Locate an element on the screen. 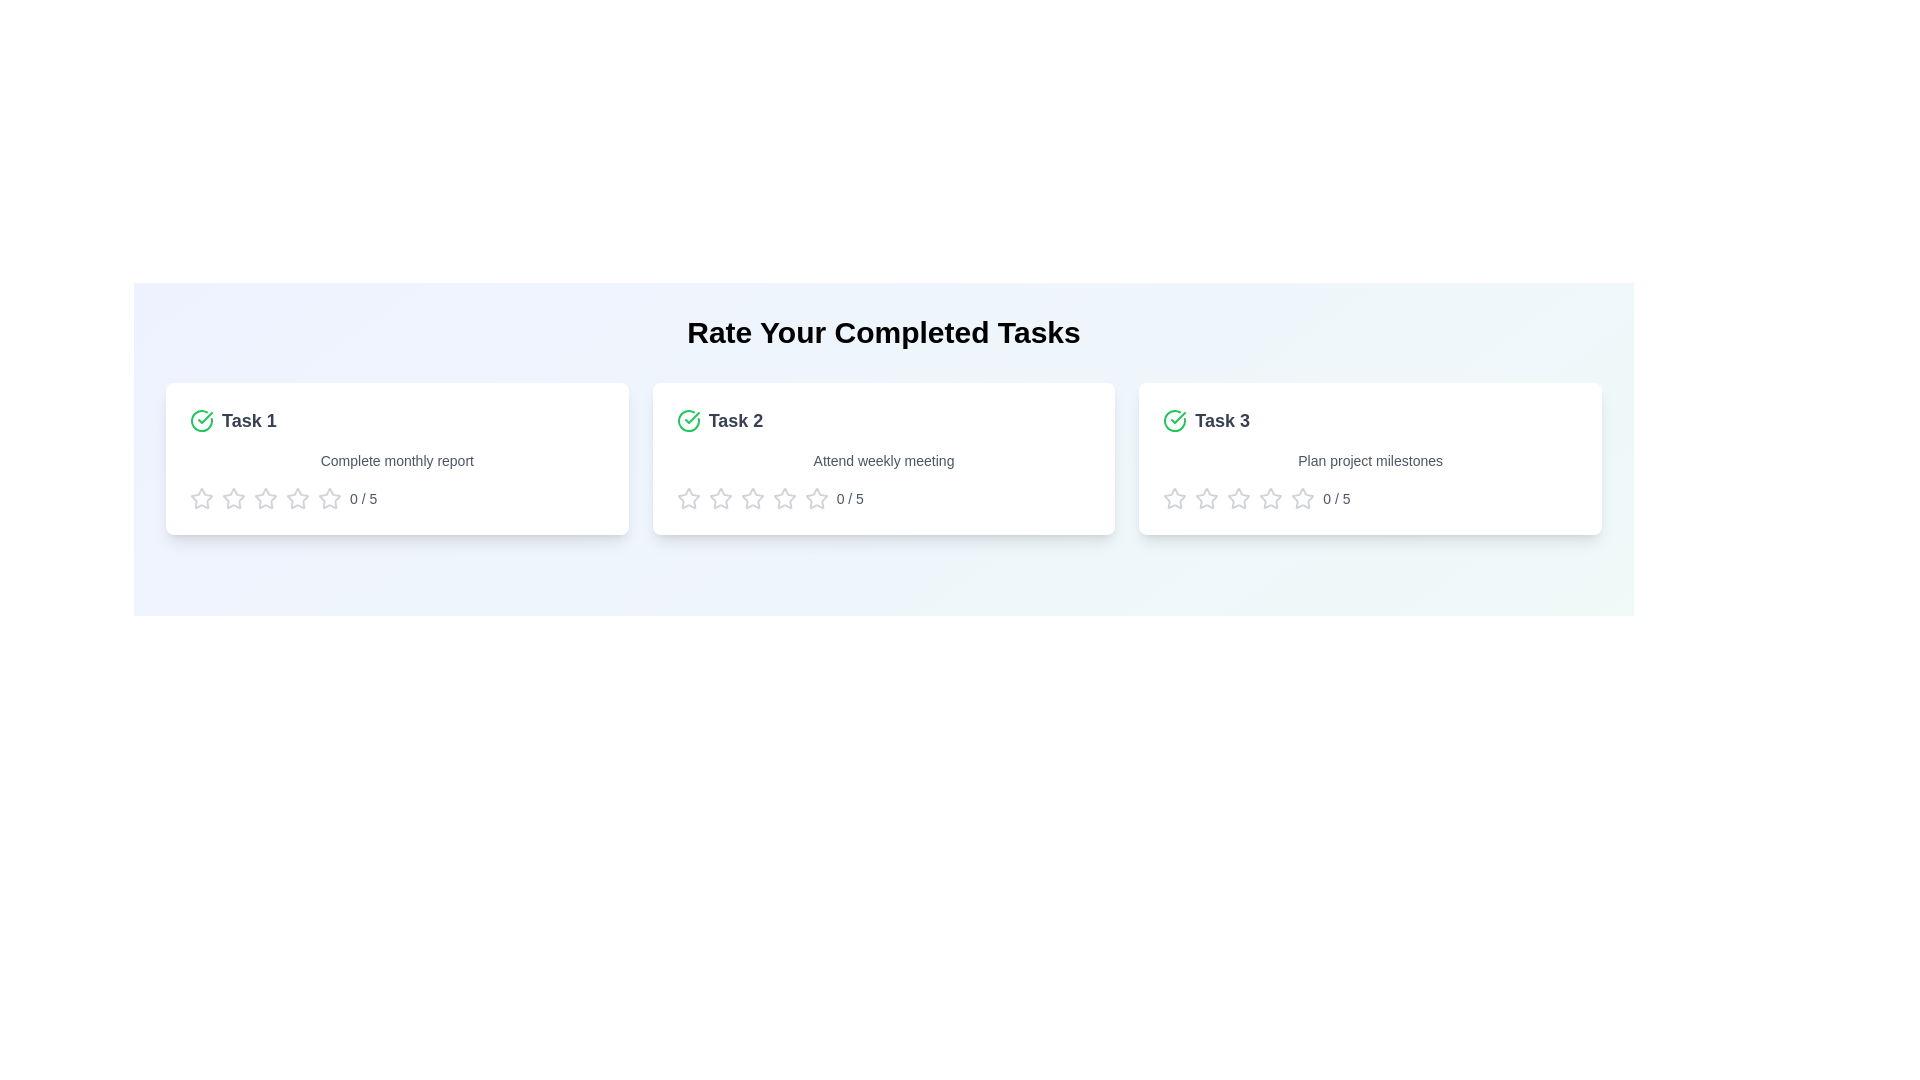 This screenshot has width=1920, height=1080. the task card for Task 3 is located at coordinates (1368, 459).